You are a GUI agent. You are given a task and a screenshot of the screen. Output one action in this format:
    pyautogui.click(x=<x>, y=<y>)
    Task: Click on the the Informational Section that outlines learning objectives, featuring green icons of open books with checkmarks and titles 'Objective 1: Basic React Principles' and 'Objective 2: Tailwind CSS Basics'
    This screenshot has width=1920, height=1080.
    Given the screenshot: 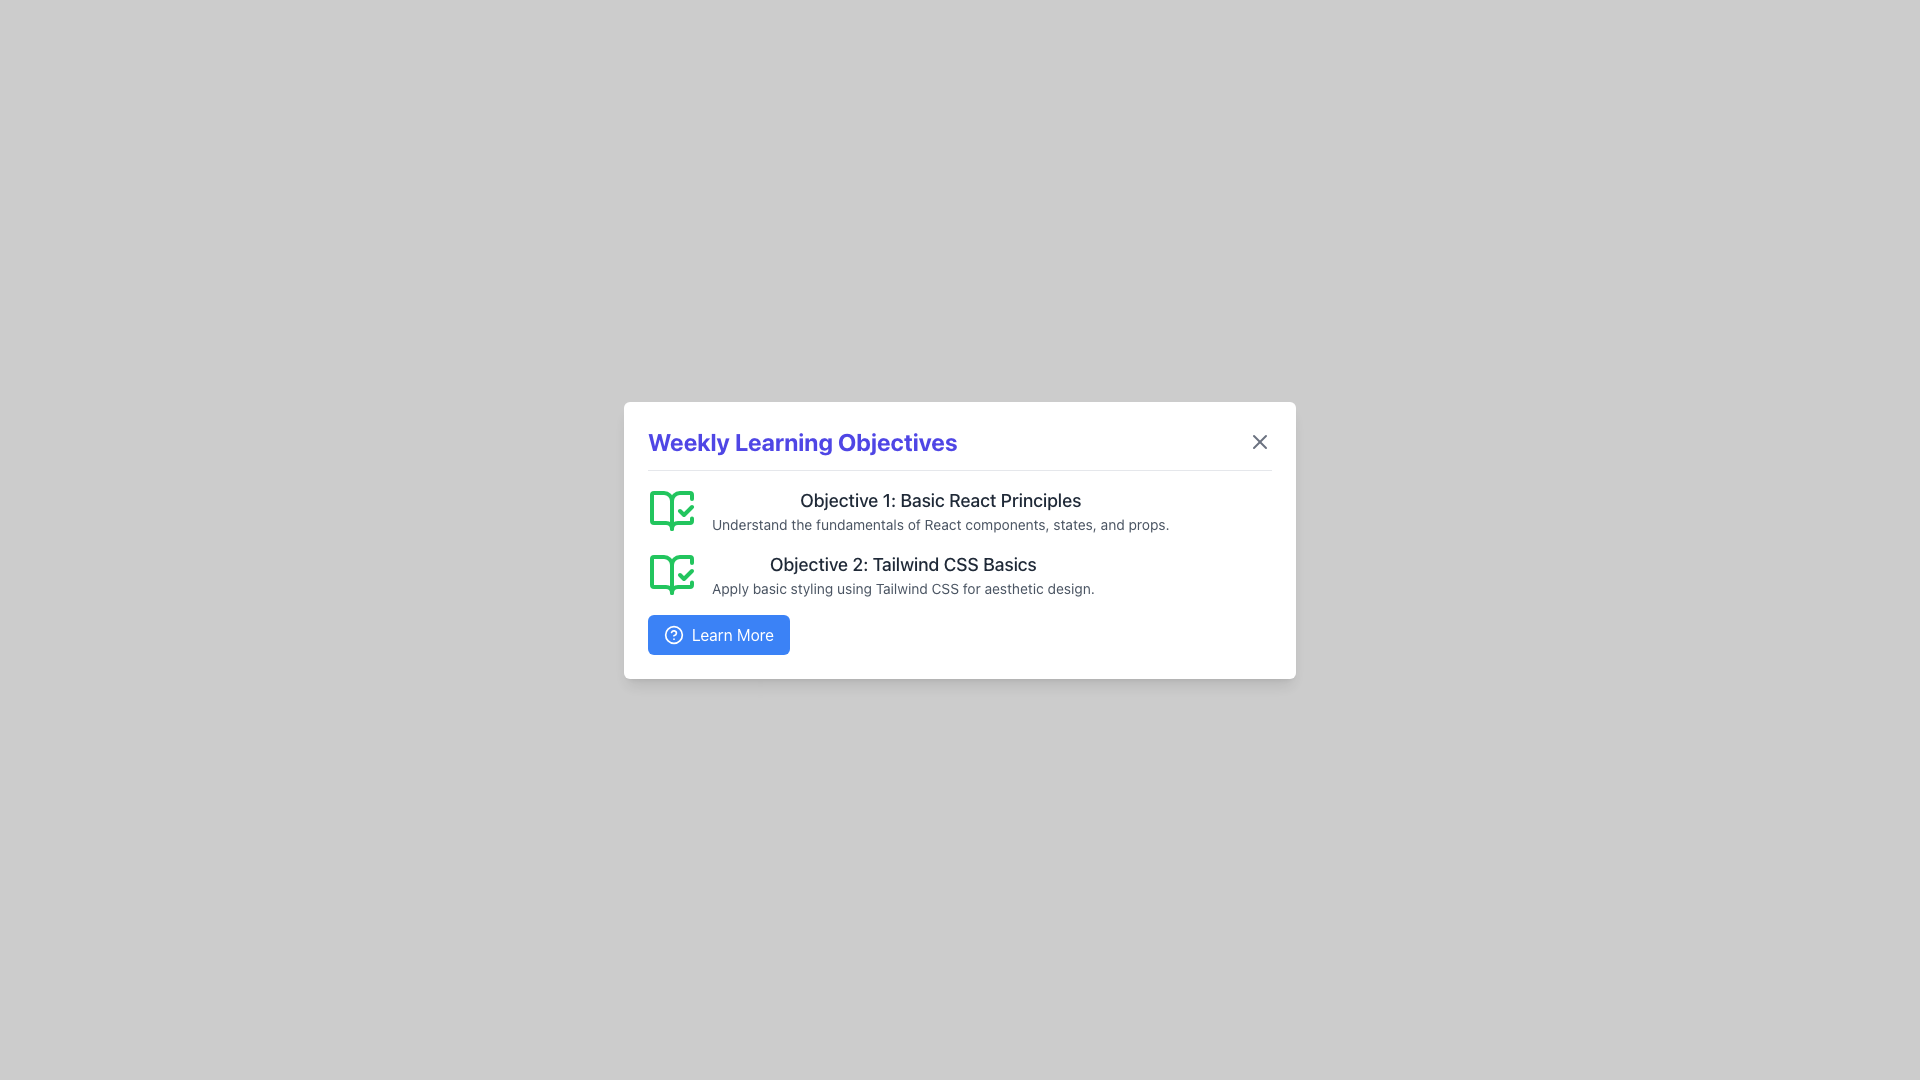 What is the action you would take?
    pyautogui.click(x=960, y=570)
    